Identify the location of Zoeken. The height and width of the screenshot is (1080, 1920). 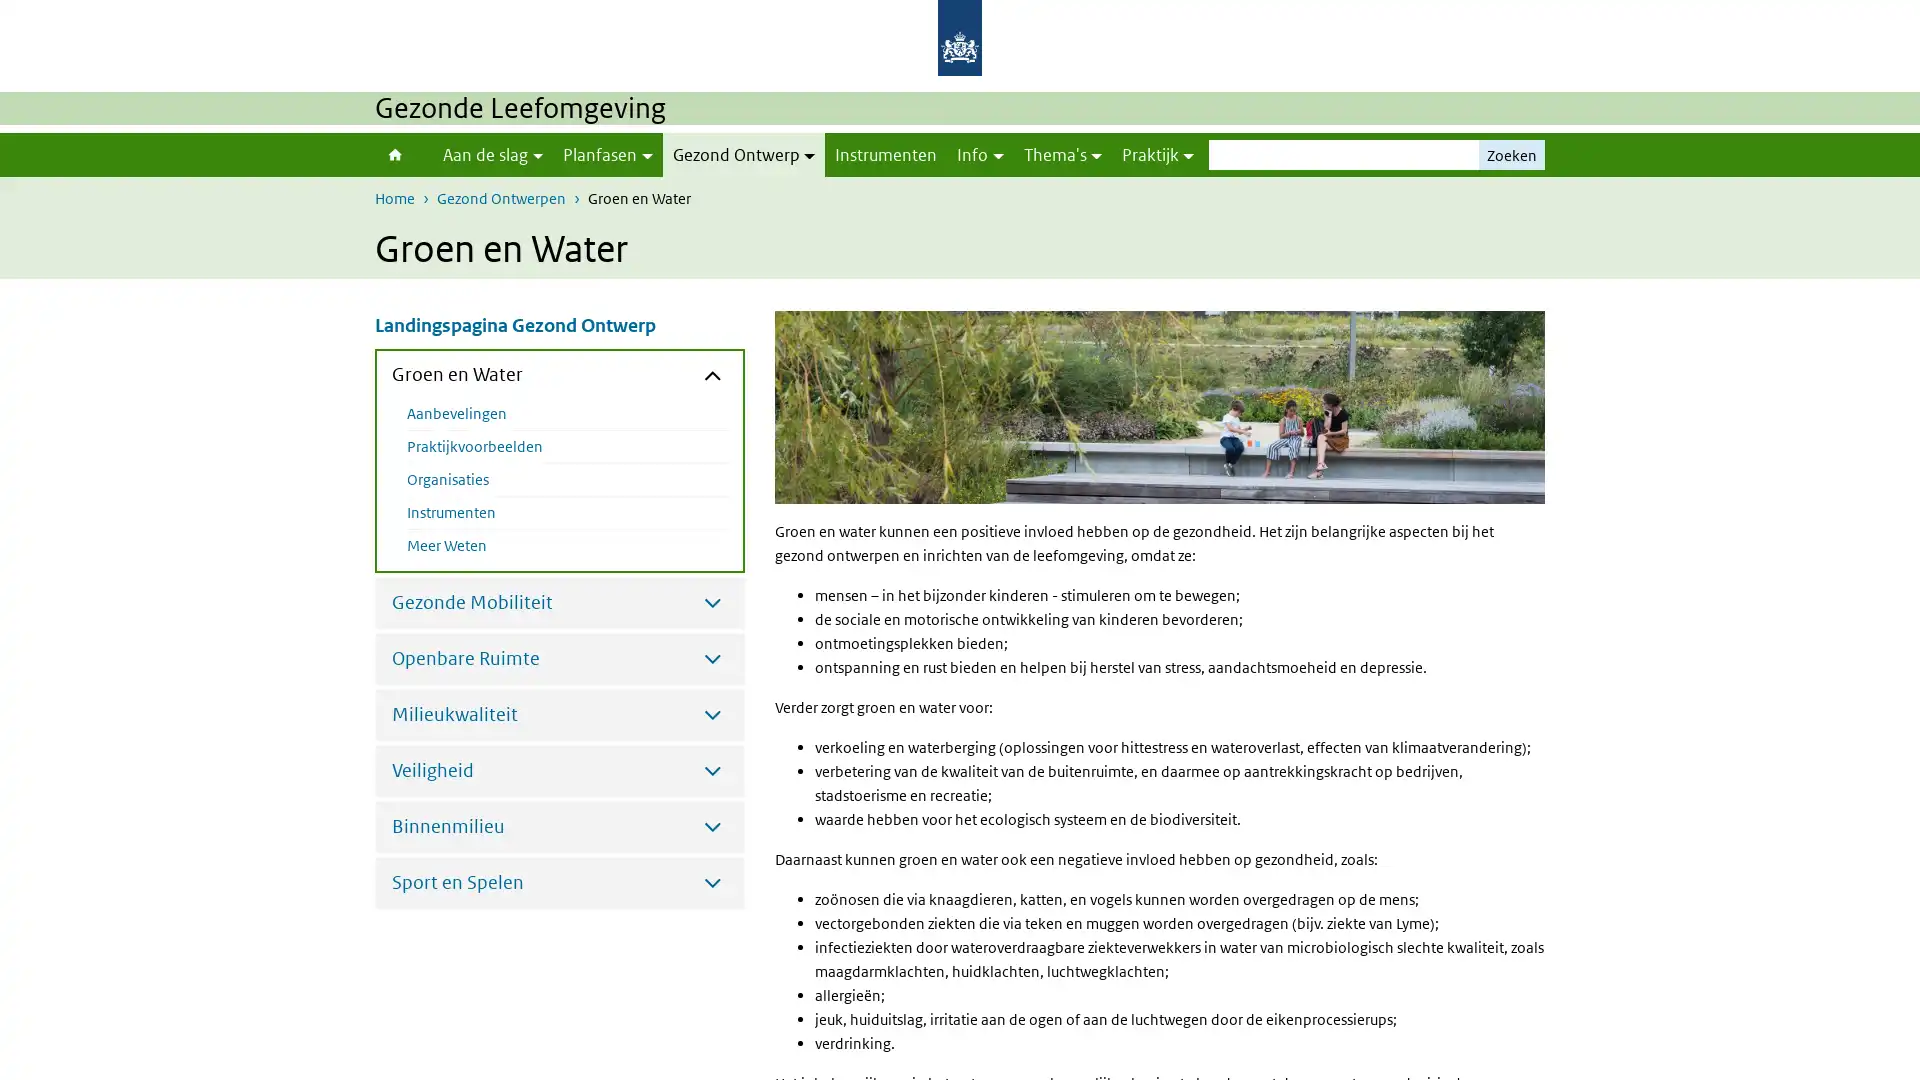
(1512, 153).